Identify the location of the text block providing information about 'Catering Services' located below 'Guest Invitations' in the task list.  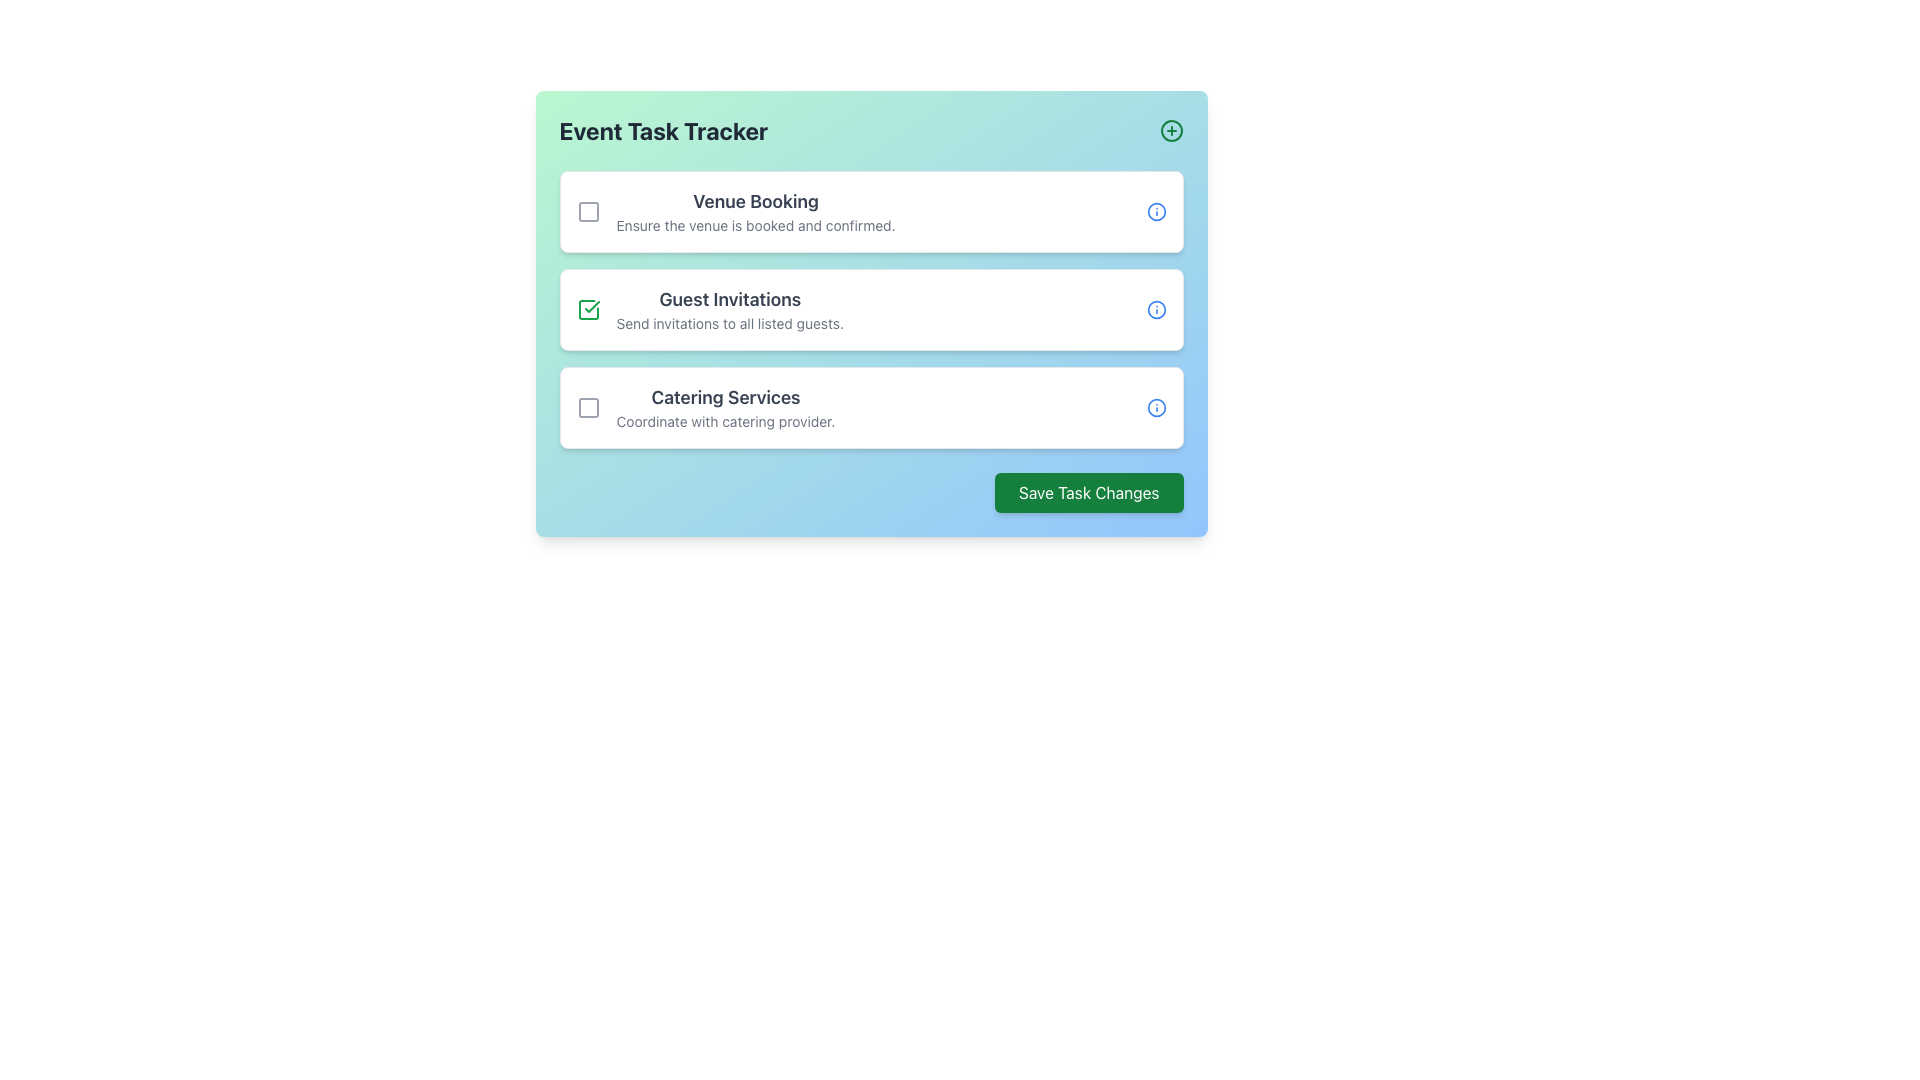
(724, 407).